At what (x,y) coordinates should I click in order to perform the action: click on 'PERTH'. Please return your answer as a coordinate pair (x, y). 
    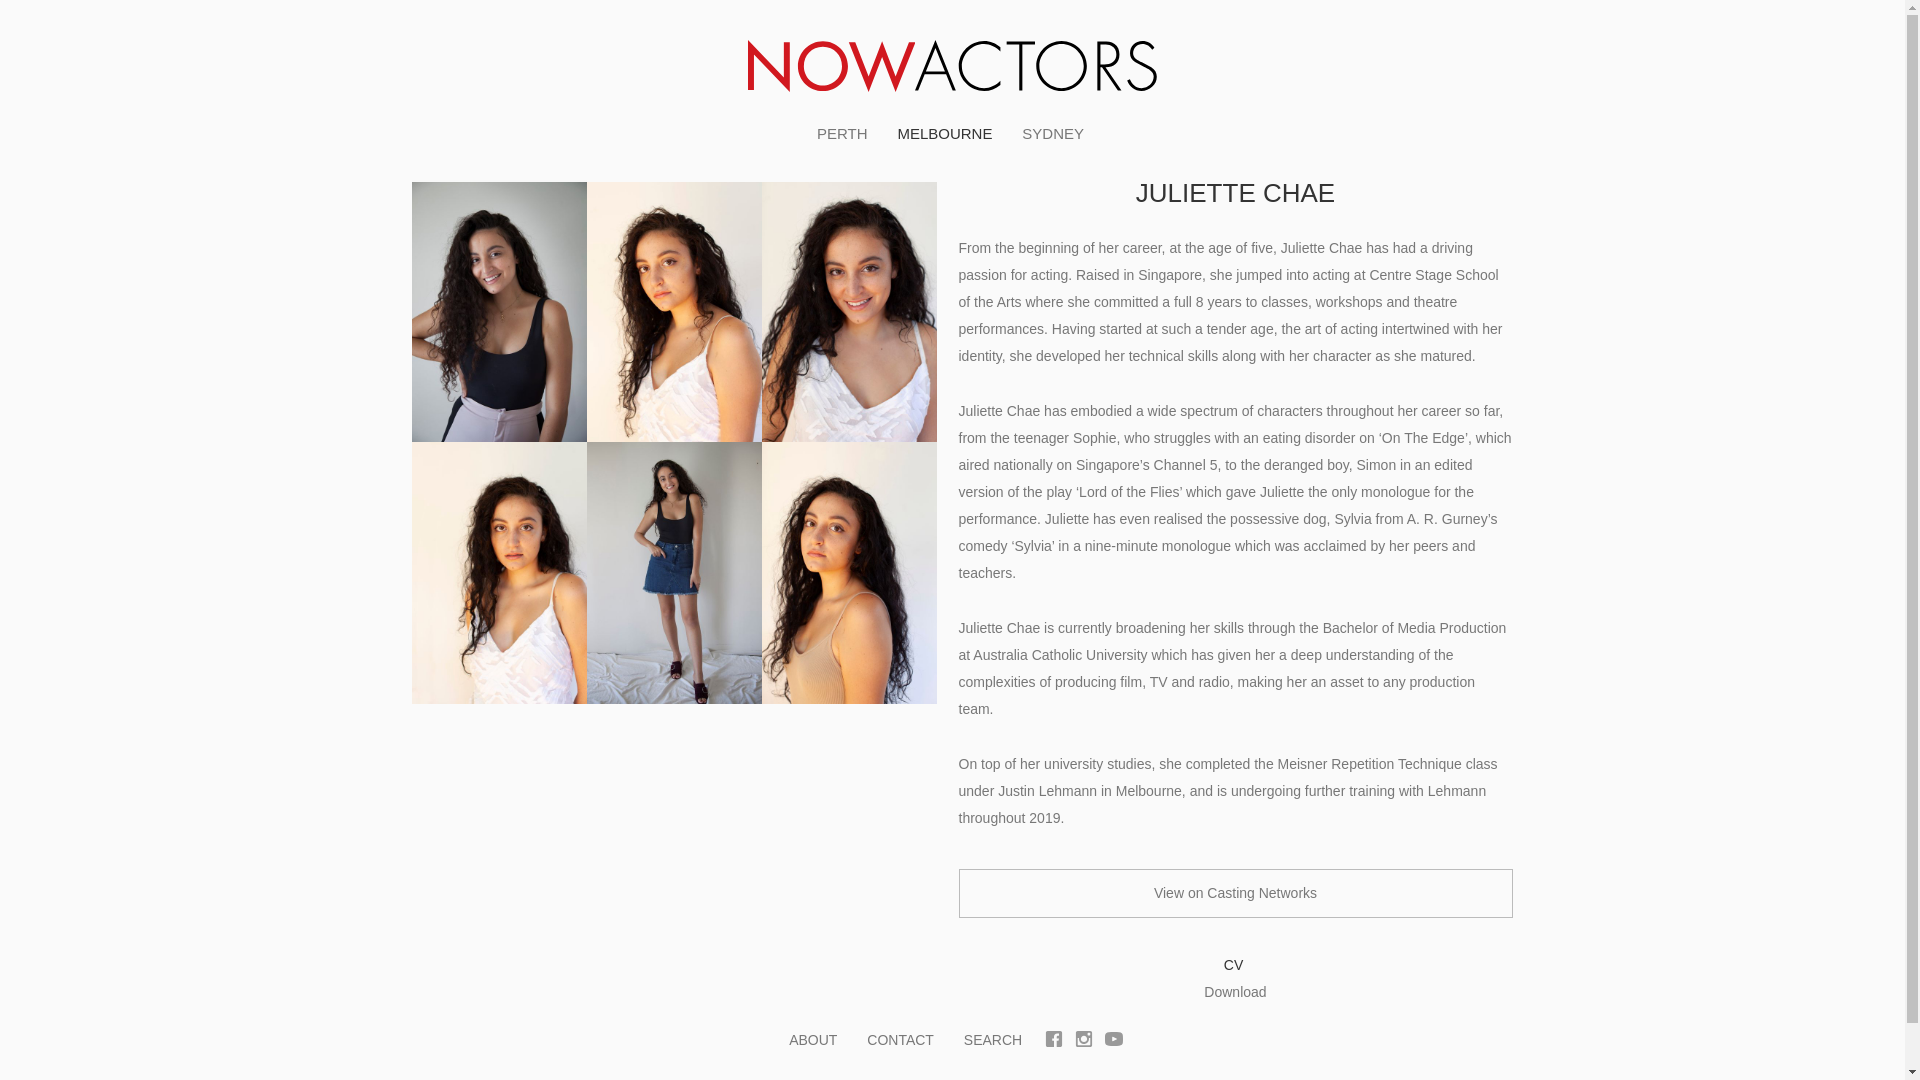
    Looking at the image, I should click on (842, 133).